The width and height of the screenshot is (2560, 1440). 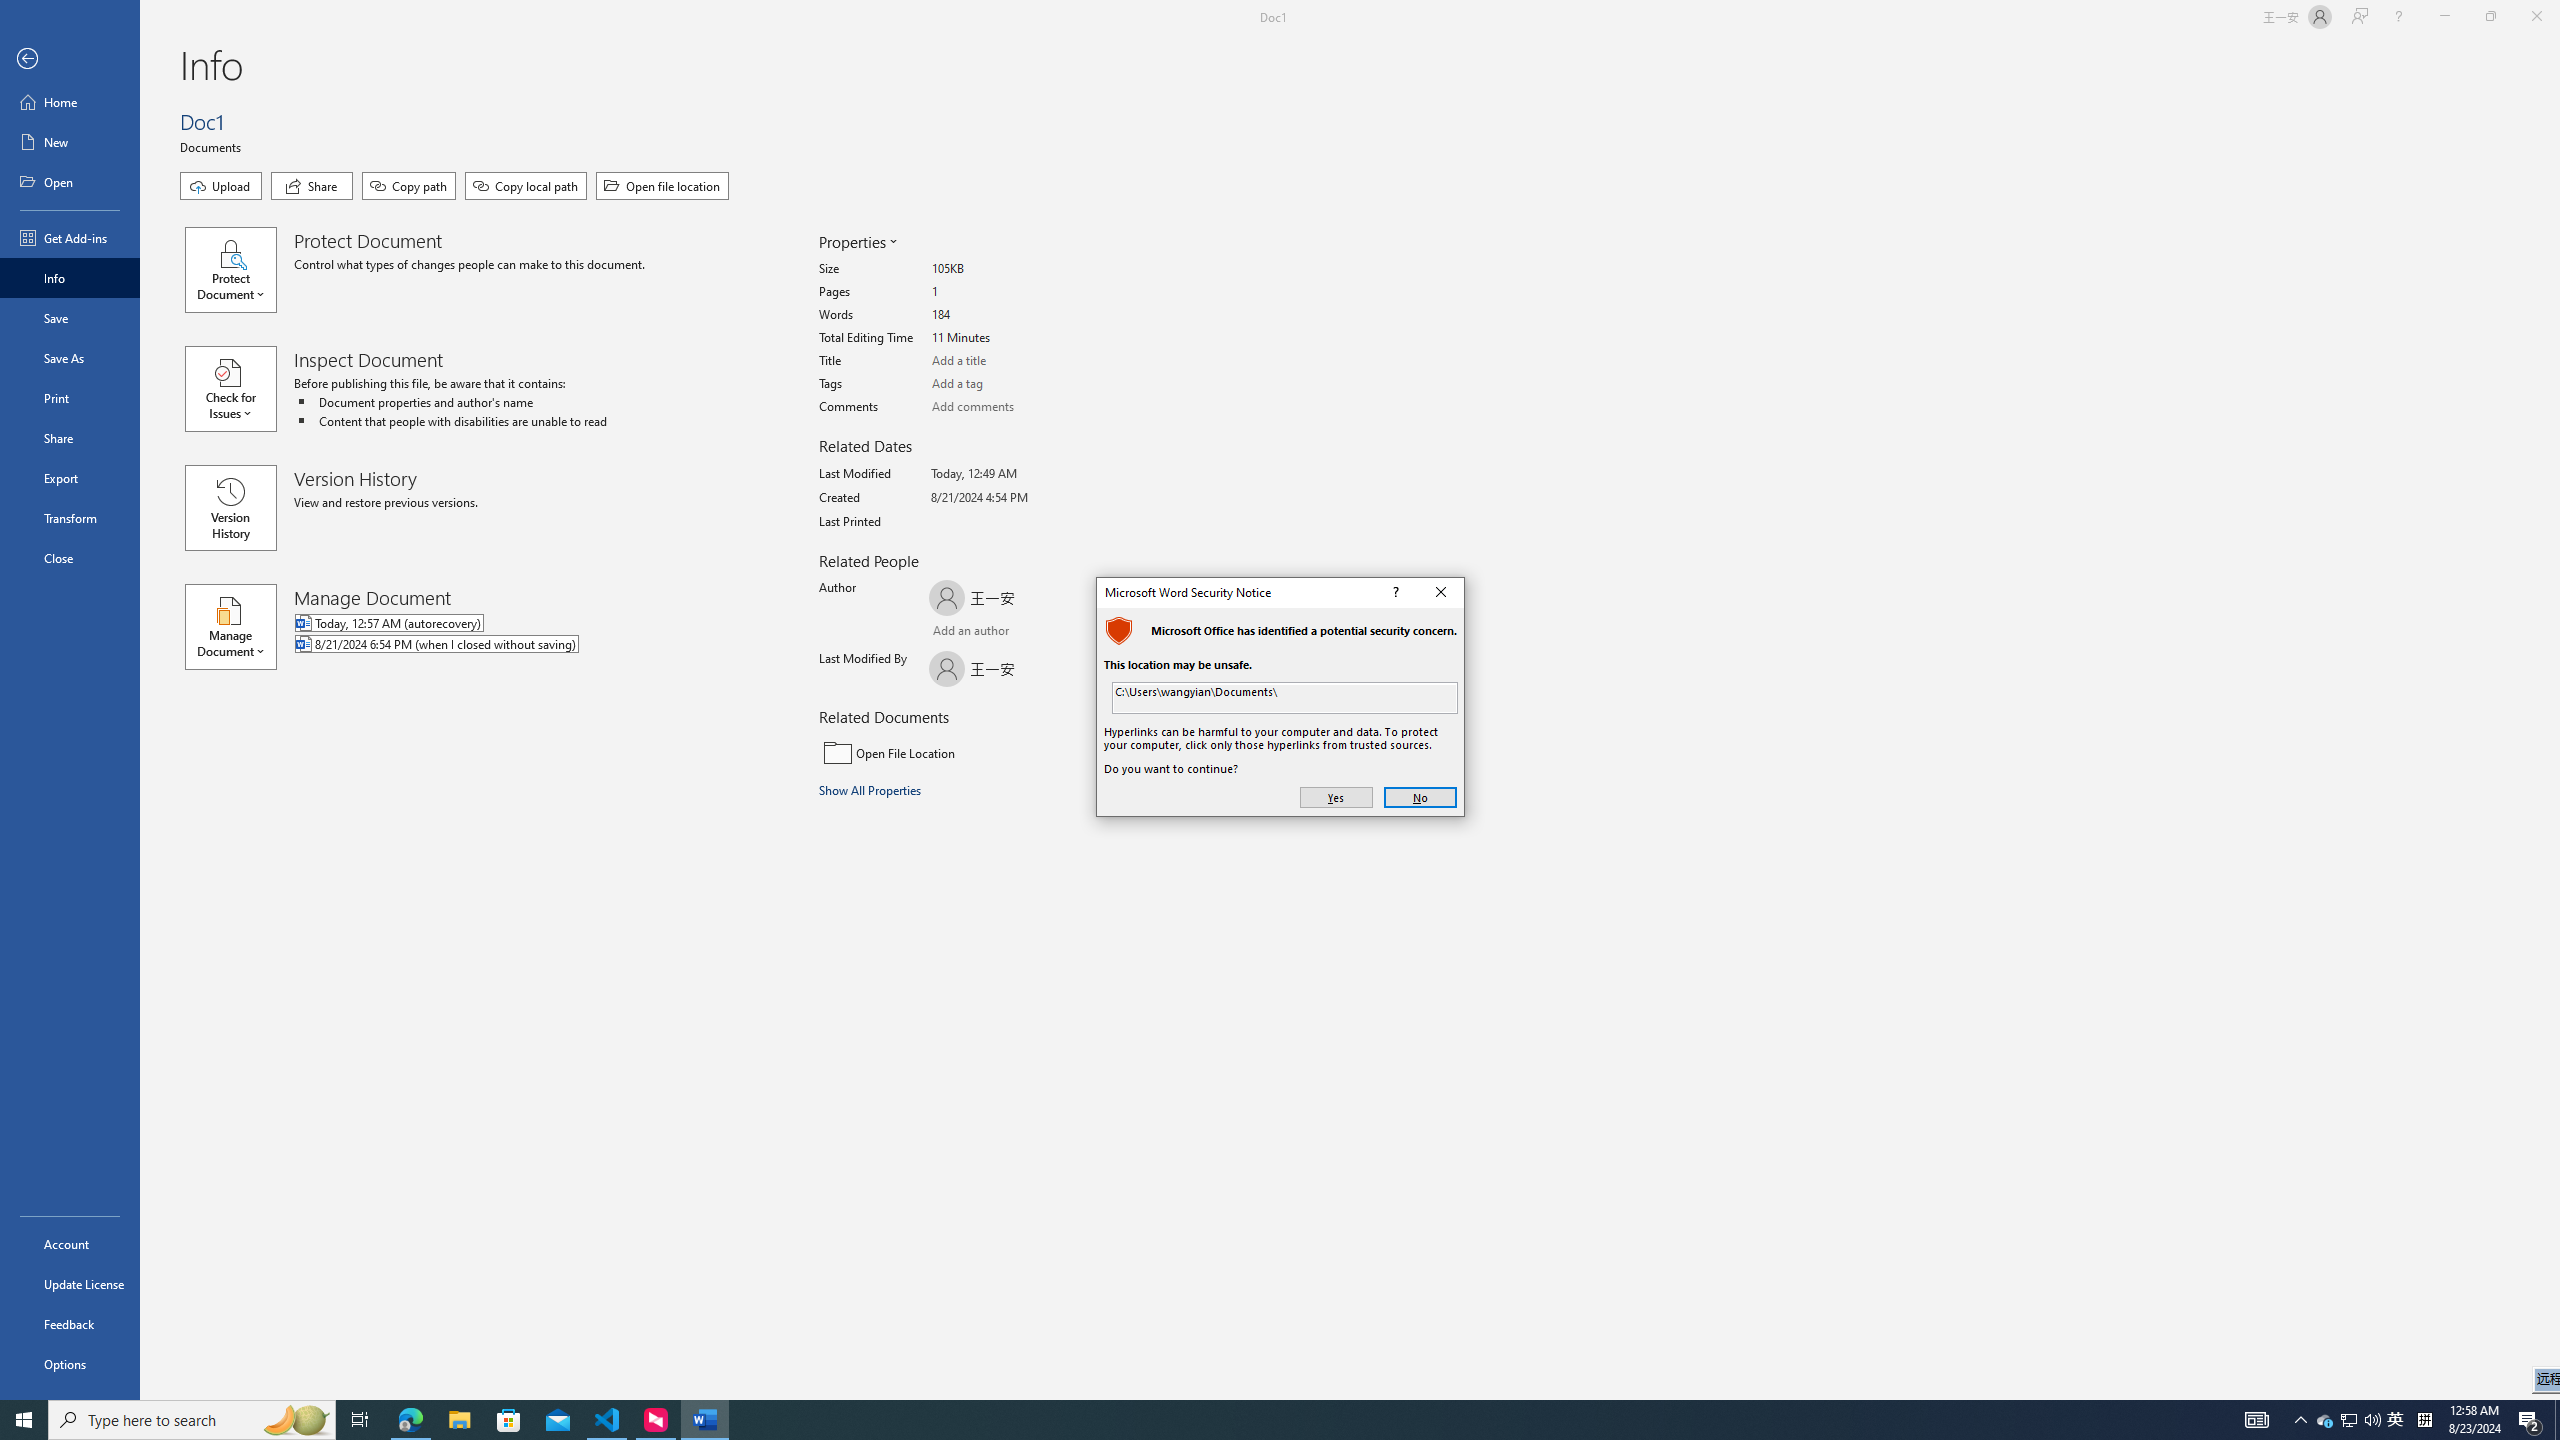 What do you see at coordinates (1394, 591) in the screenshot?
I see `'Context help'` at bounding box center [1394, 591].